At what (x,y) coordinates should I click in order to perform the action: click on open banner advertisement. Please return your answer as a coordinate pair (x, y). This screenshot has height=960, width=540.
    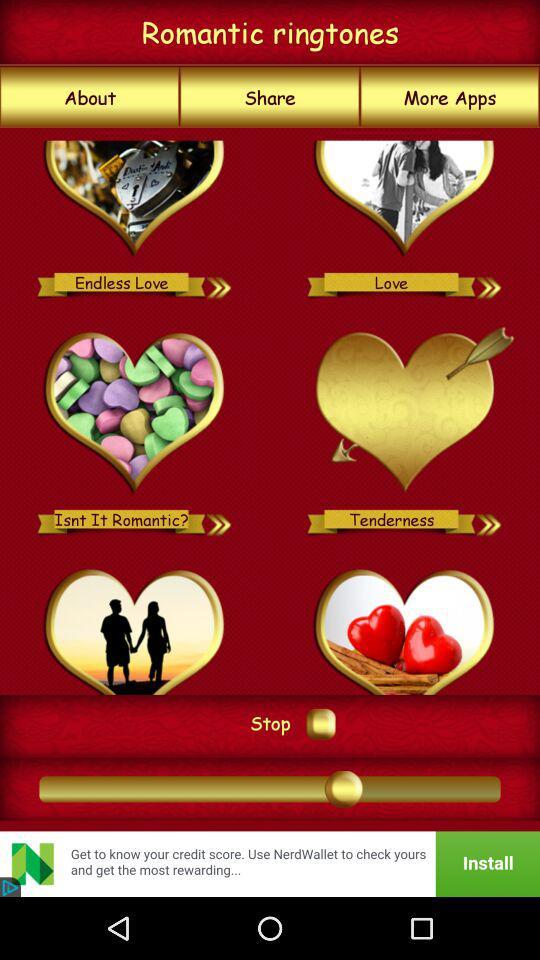
    Looking at the image, I should click on (270, 863).